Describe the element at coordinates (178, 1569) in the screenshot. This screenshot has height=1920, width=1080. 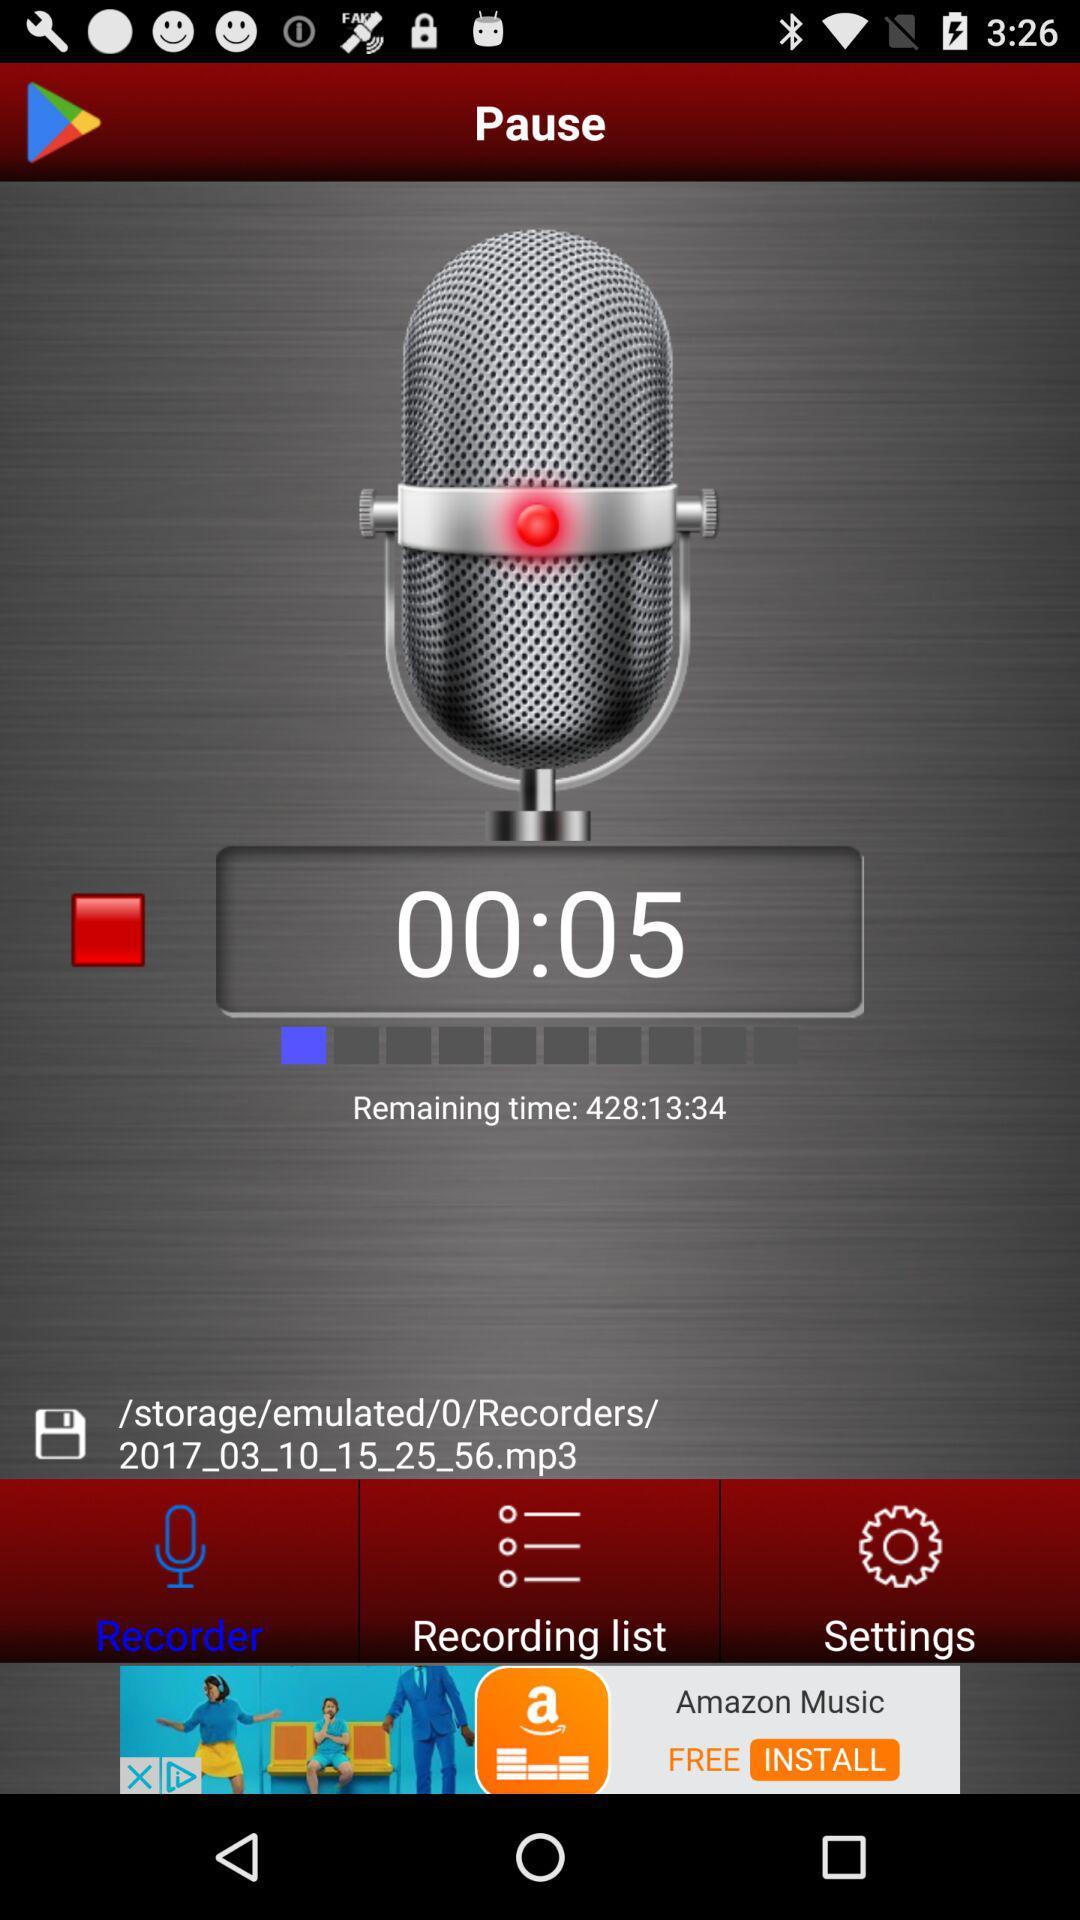
I see `recorder` at that location.